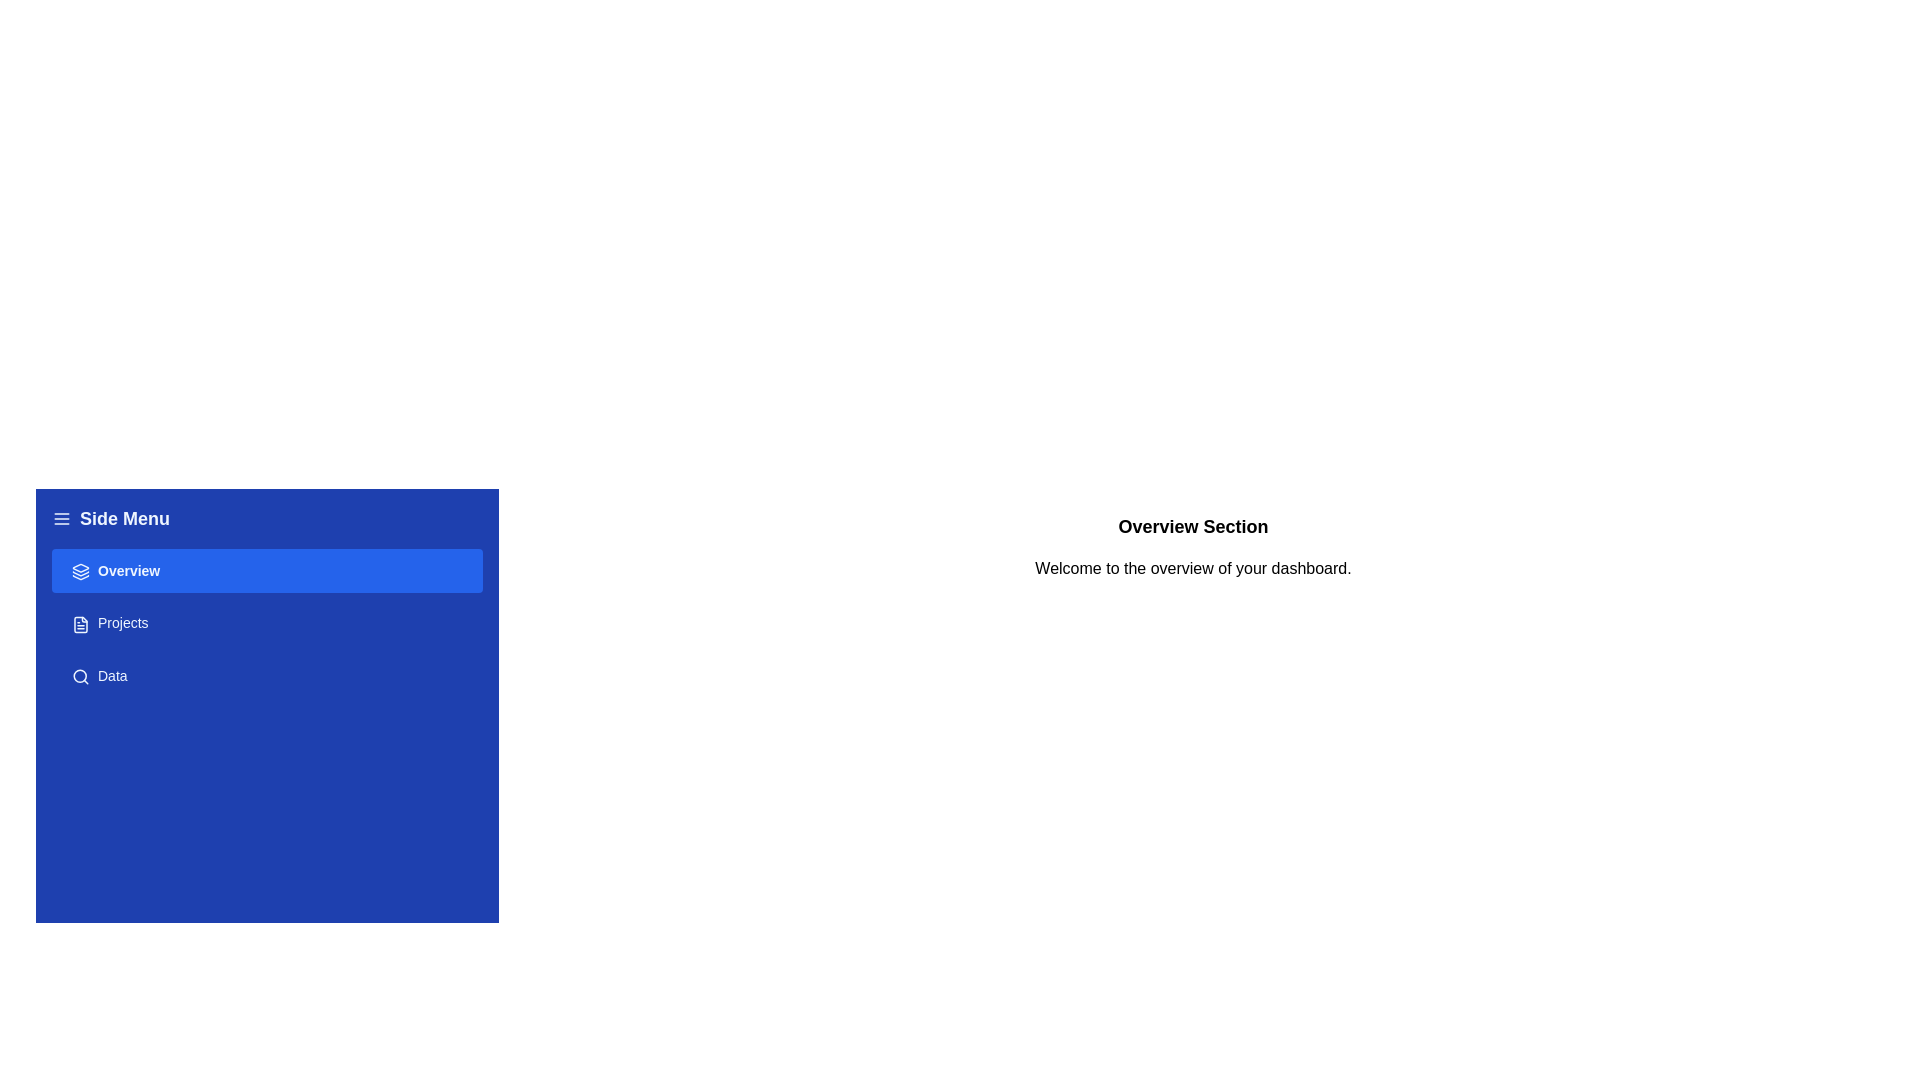 The width and height of the screenshot is (1920, 1080). Describe the element at coordinates (266, 675) in the screenshot. I see `the third button in the sidebar menu that activates a navigation or search function` at that location.